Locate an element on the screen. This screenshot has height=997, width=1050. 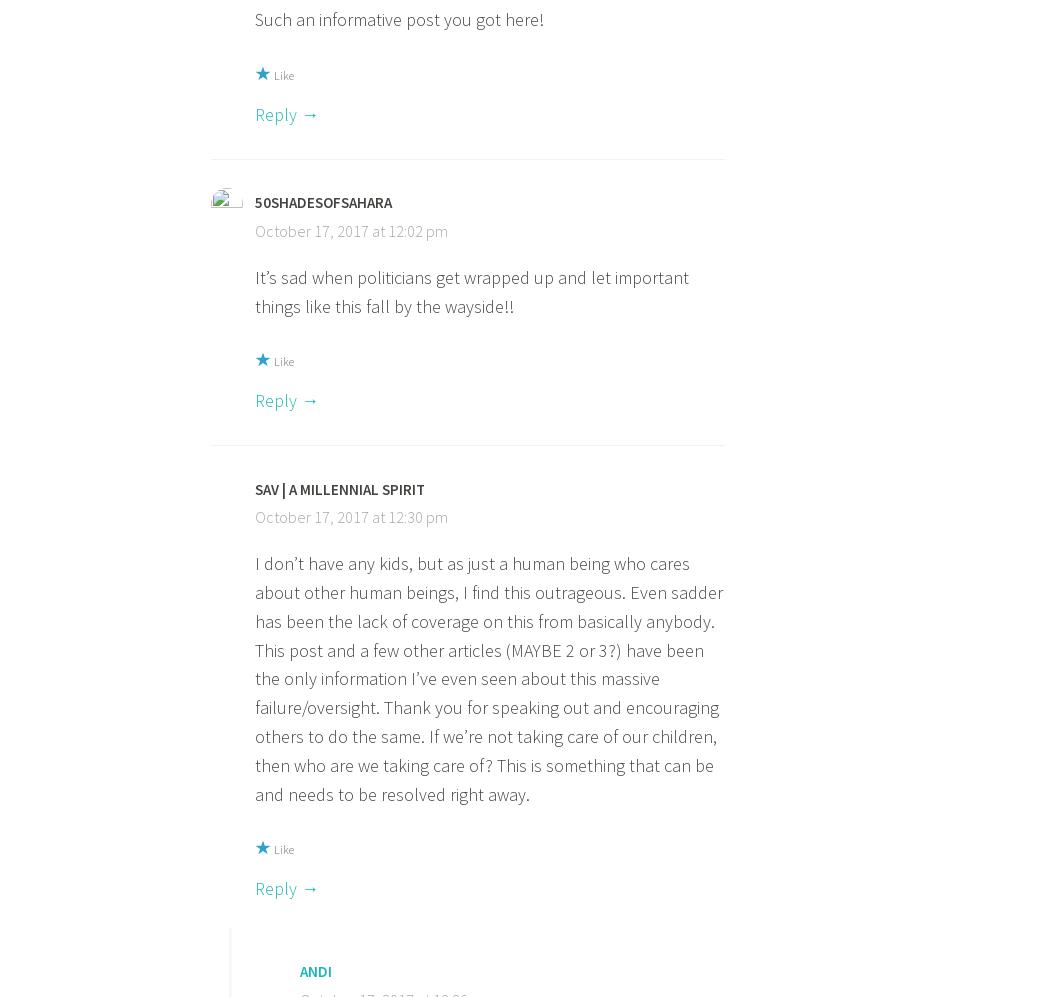
'50shadesofsahara' is located at coordinates (255, 202).